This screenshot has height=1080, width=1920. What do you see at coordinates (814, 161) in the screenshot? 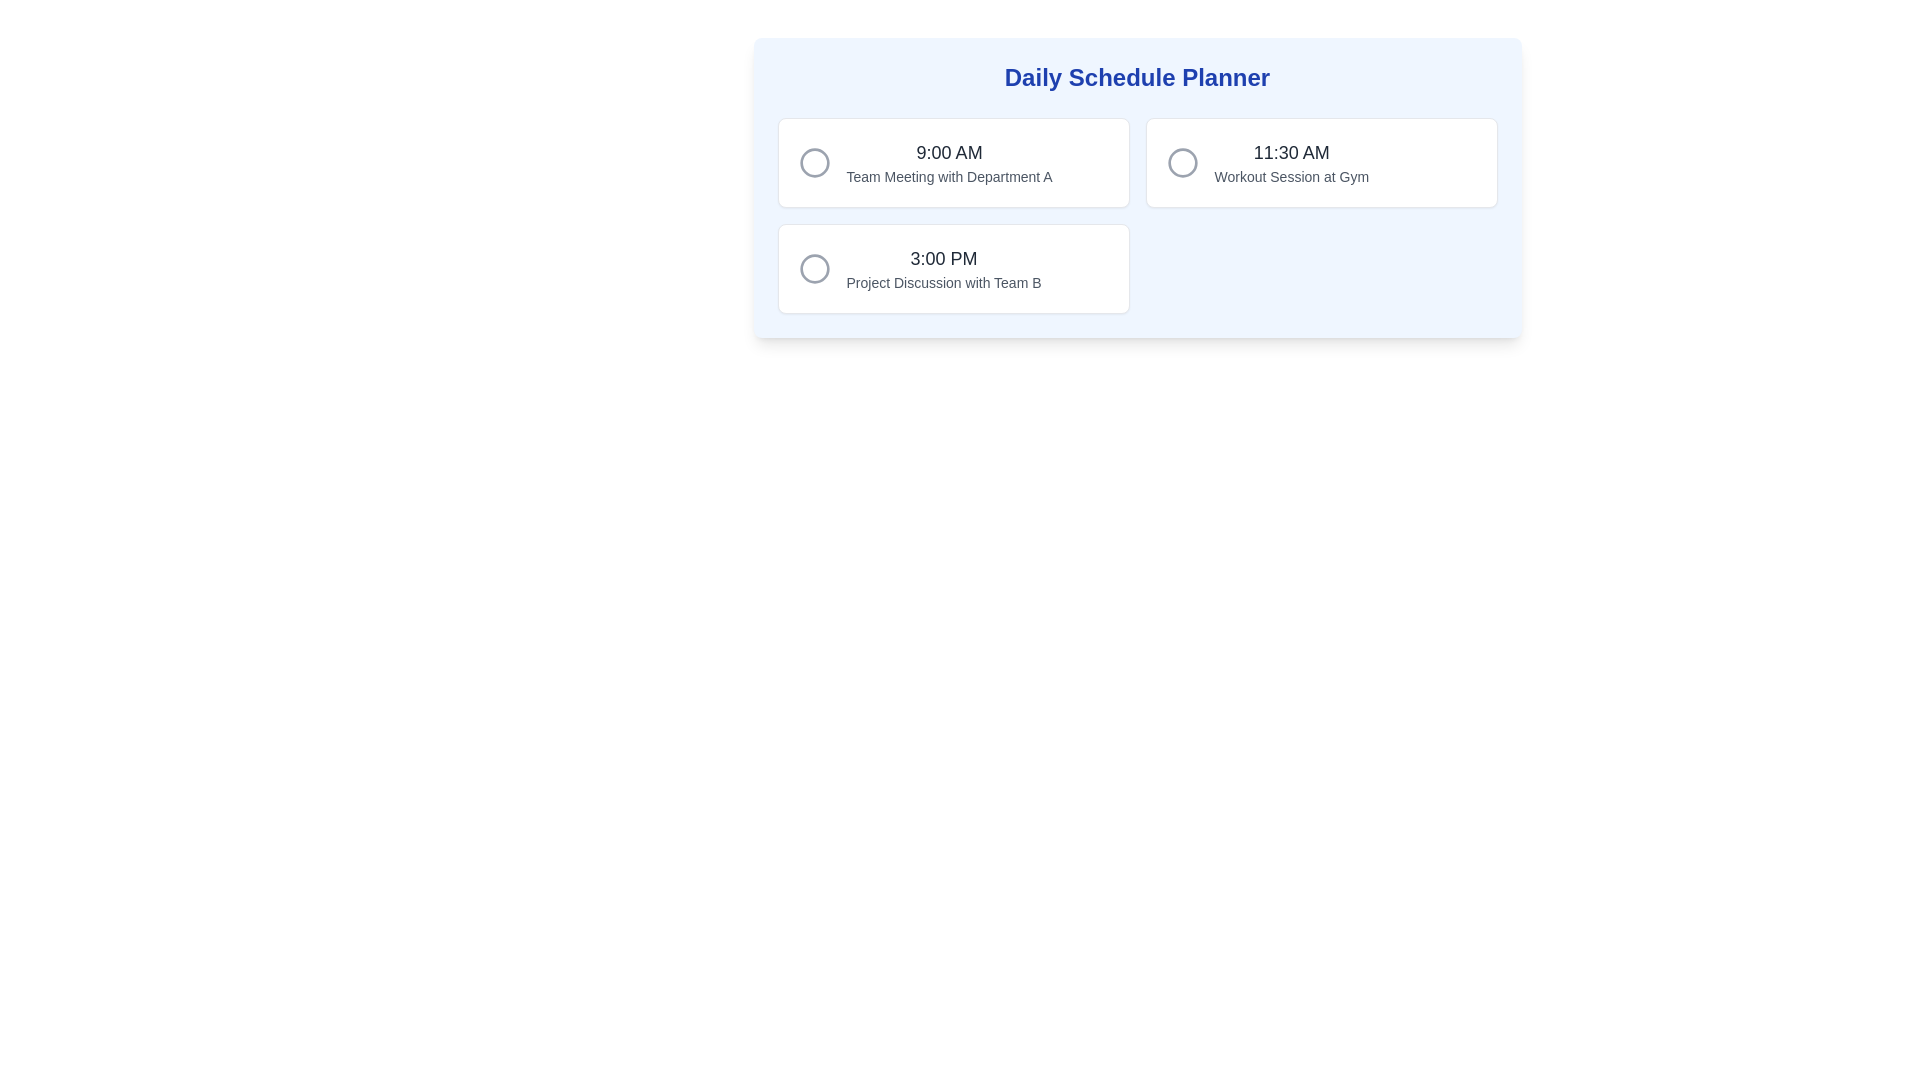
I see `the selectable icon (radio button) located to the left of the '9:00 AM Team Meeting with Department A' text` at bounding box center [814, 161].